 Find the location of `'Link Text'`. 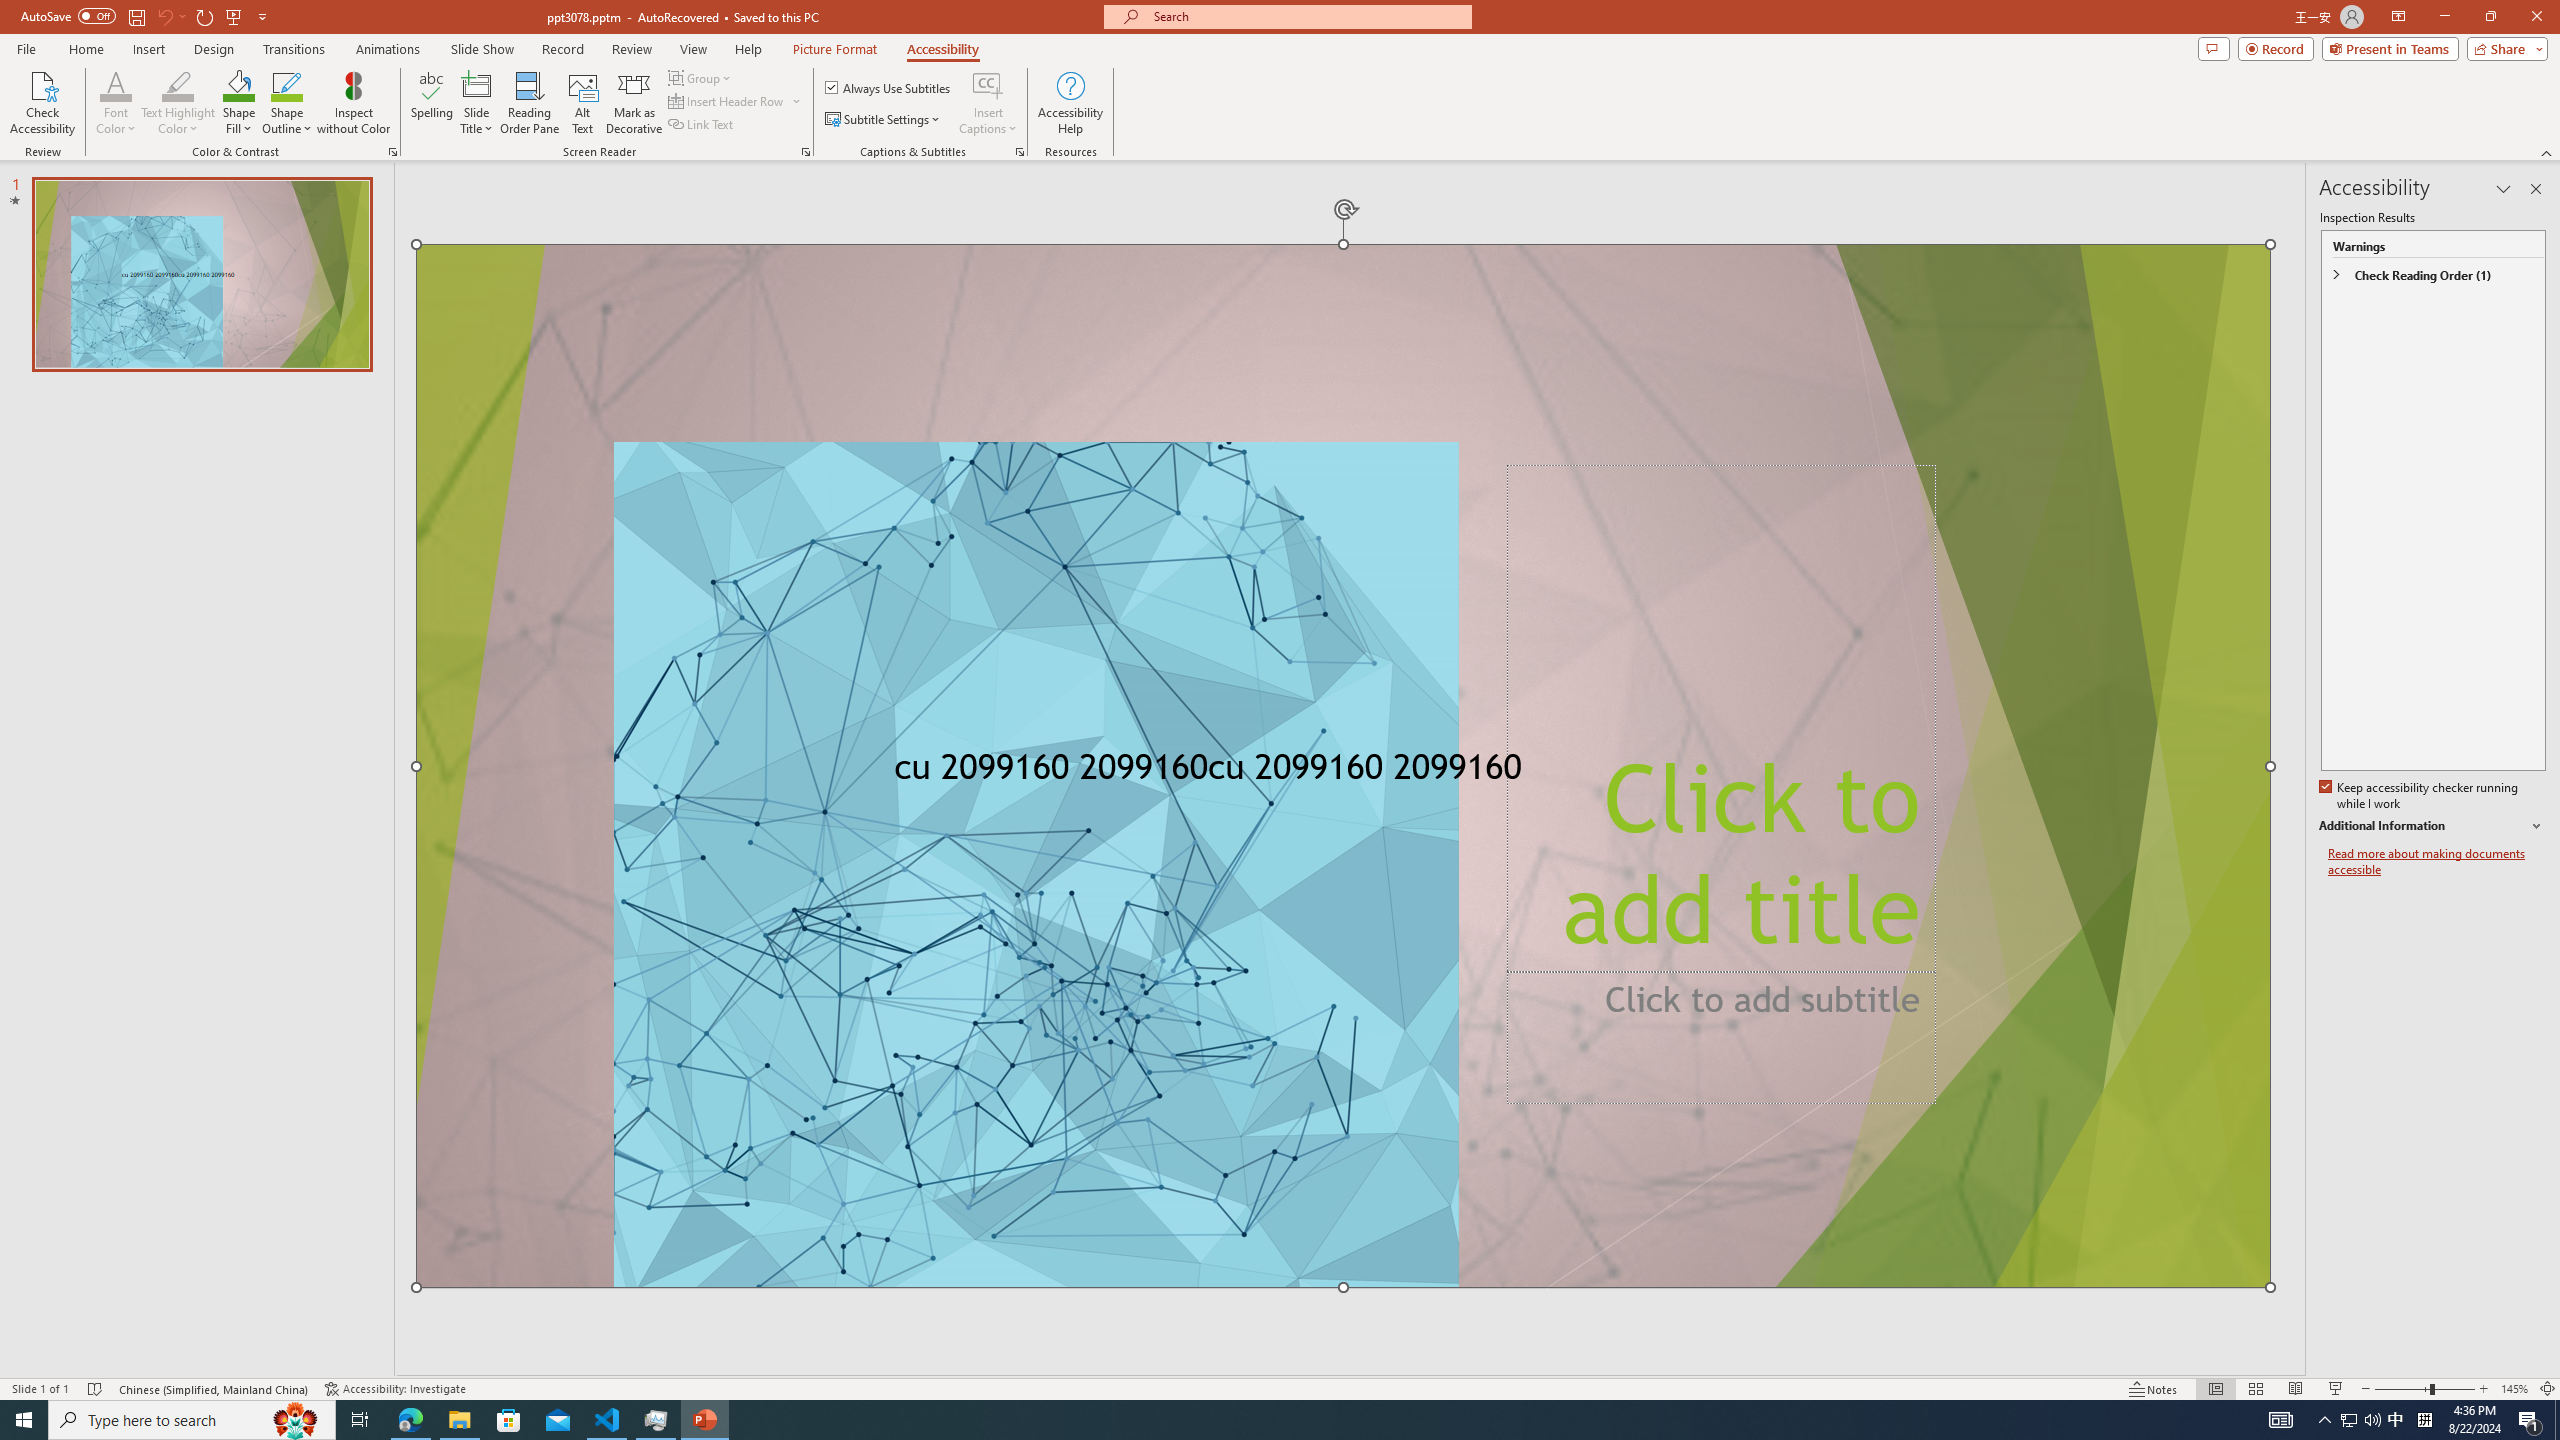

'Link Text' is located at coordinates (701, 122).